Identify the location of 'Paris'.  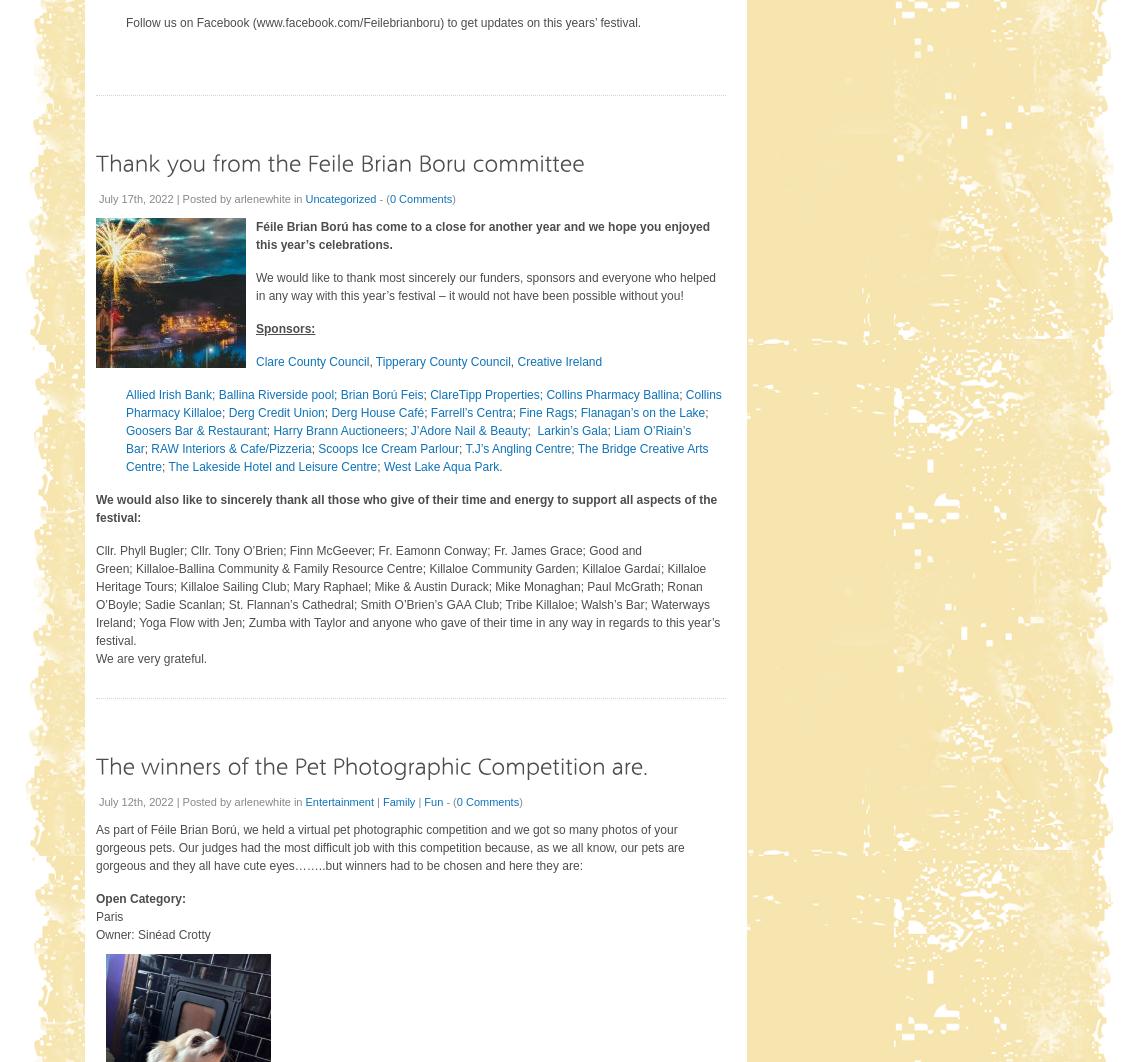
(94, 916).